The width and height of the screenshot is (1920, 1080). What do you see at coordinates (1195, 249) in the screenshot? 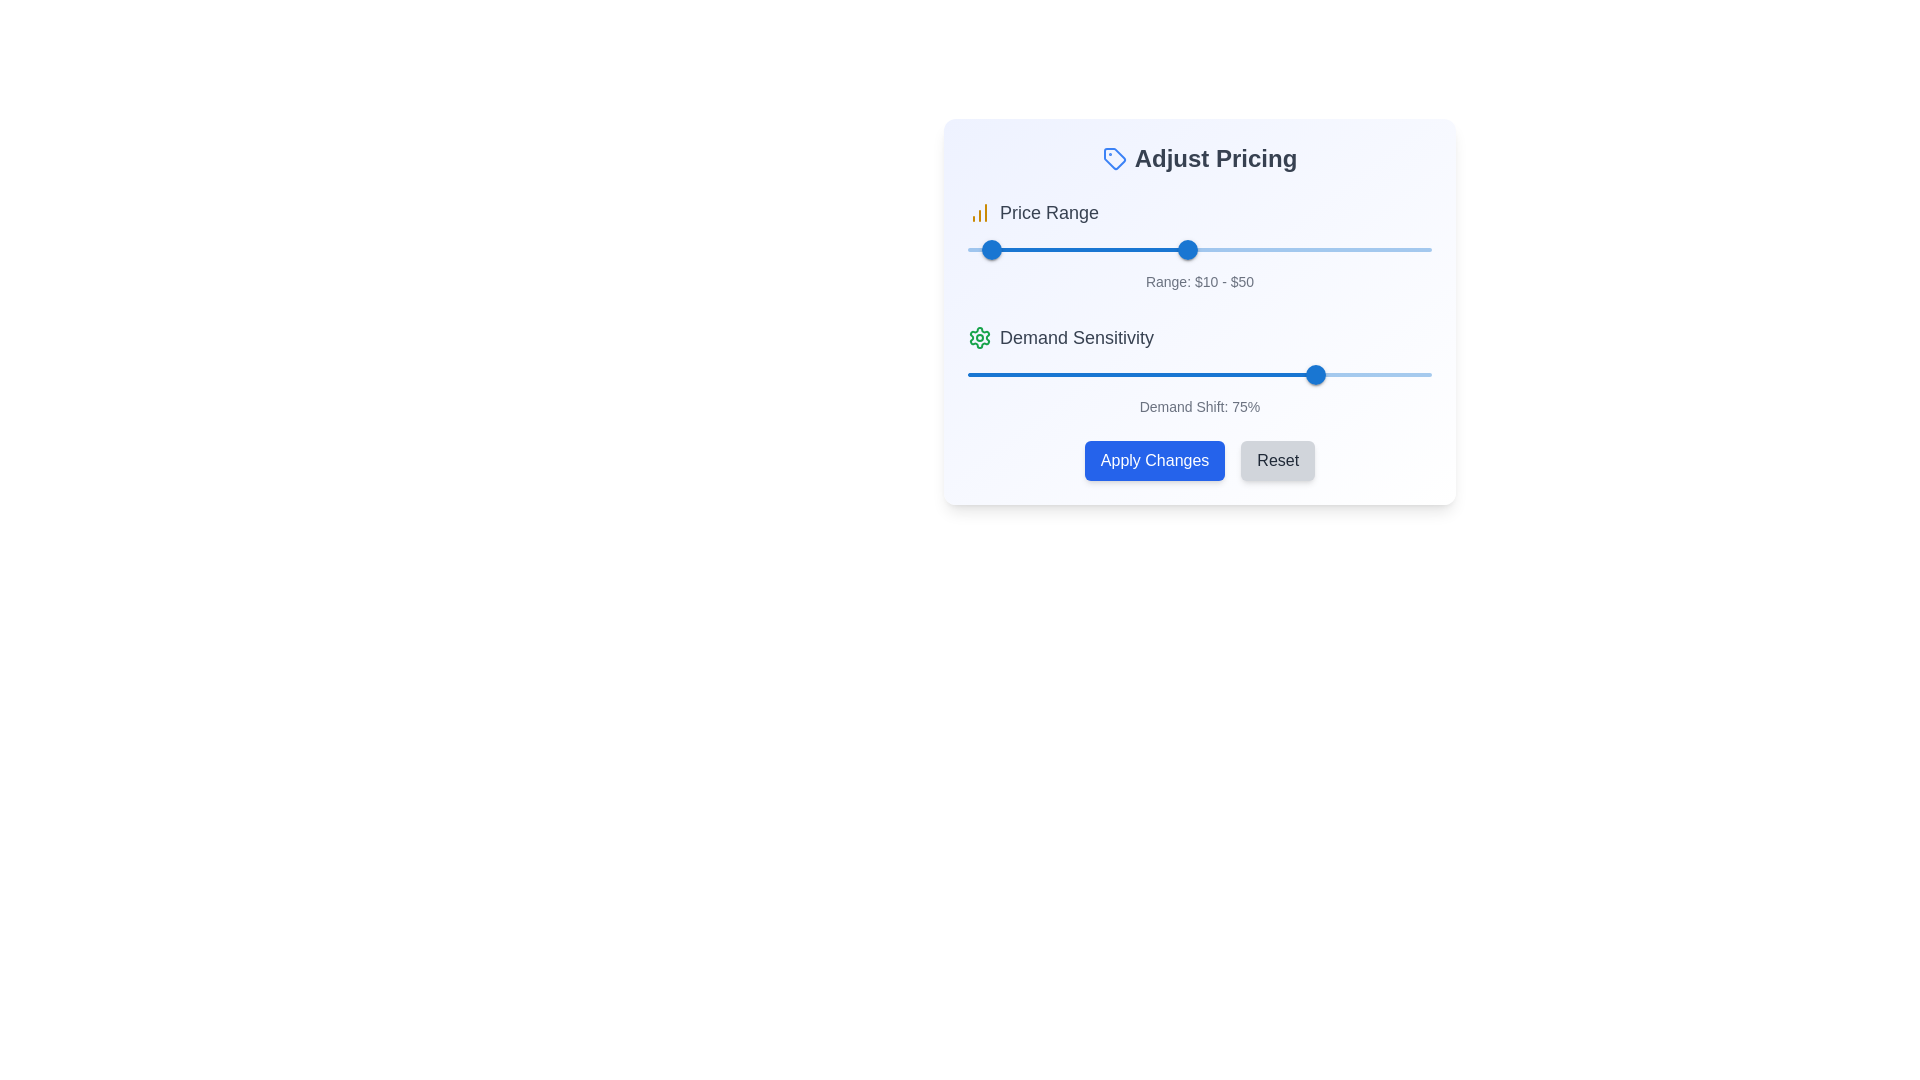
I see `the price range slider` at bounding box center [1195, 249].